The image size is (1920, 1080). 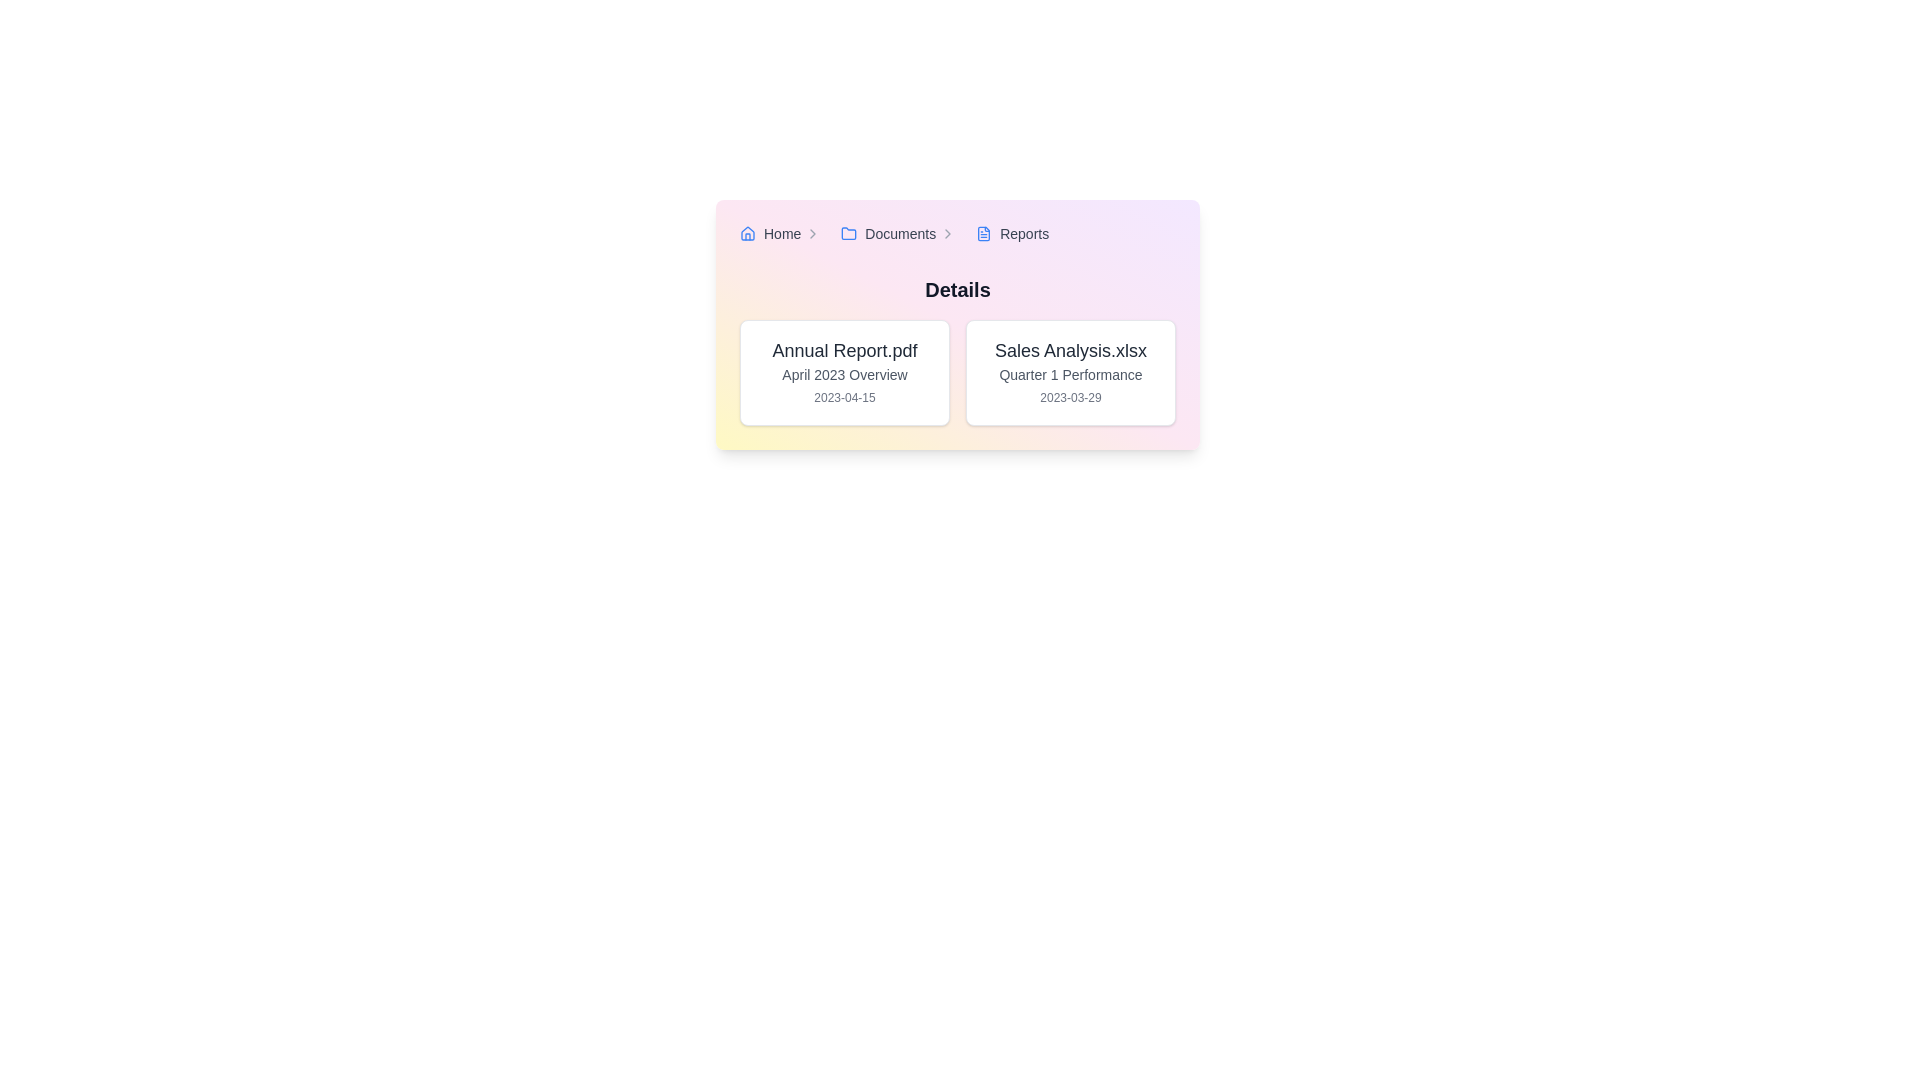 I want to click on the static text label providing a summary for the document, located centrally below the 'Annual Report.pdf' title and above the date '2023-04-15', so click(x=844, y=374).